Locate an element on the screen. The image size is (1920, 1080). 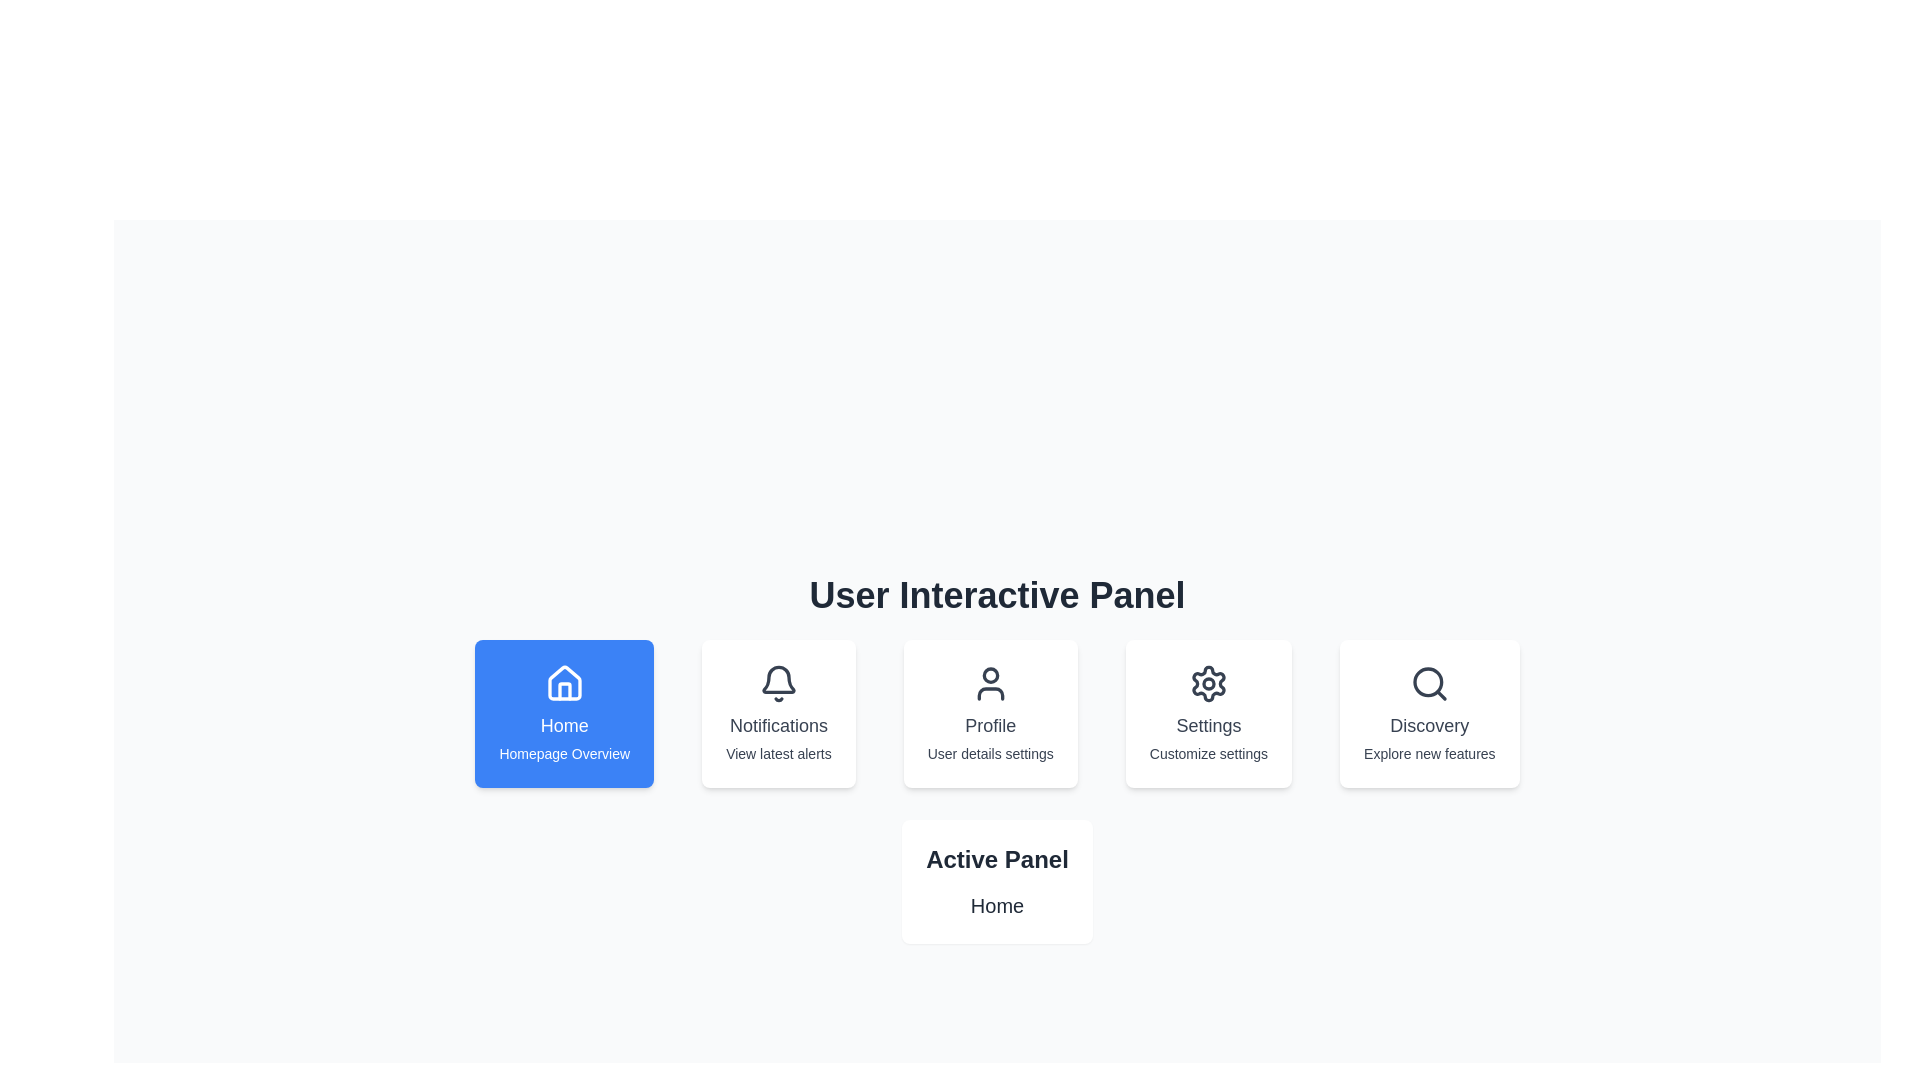
the text label displaying 'Customize settings', which is styled in dark gray on a white background and located below the 'Settings' title and gear icon in the 'Settings' card is located at coordinates (1207, 753).